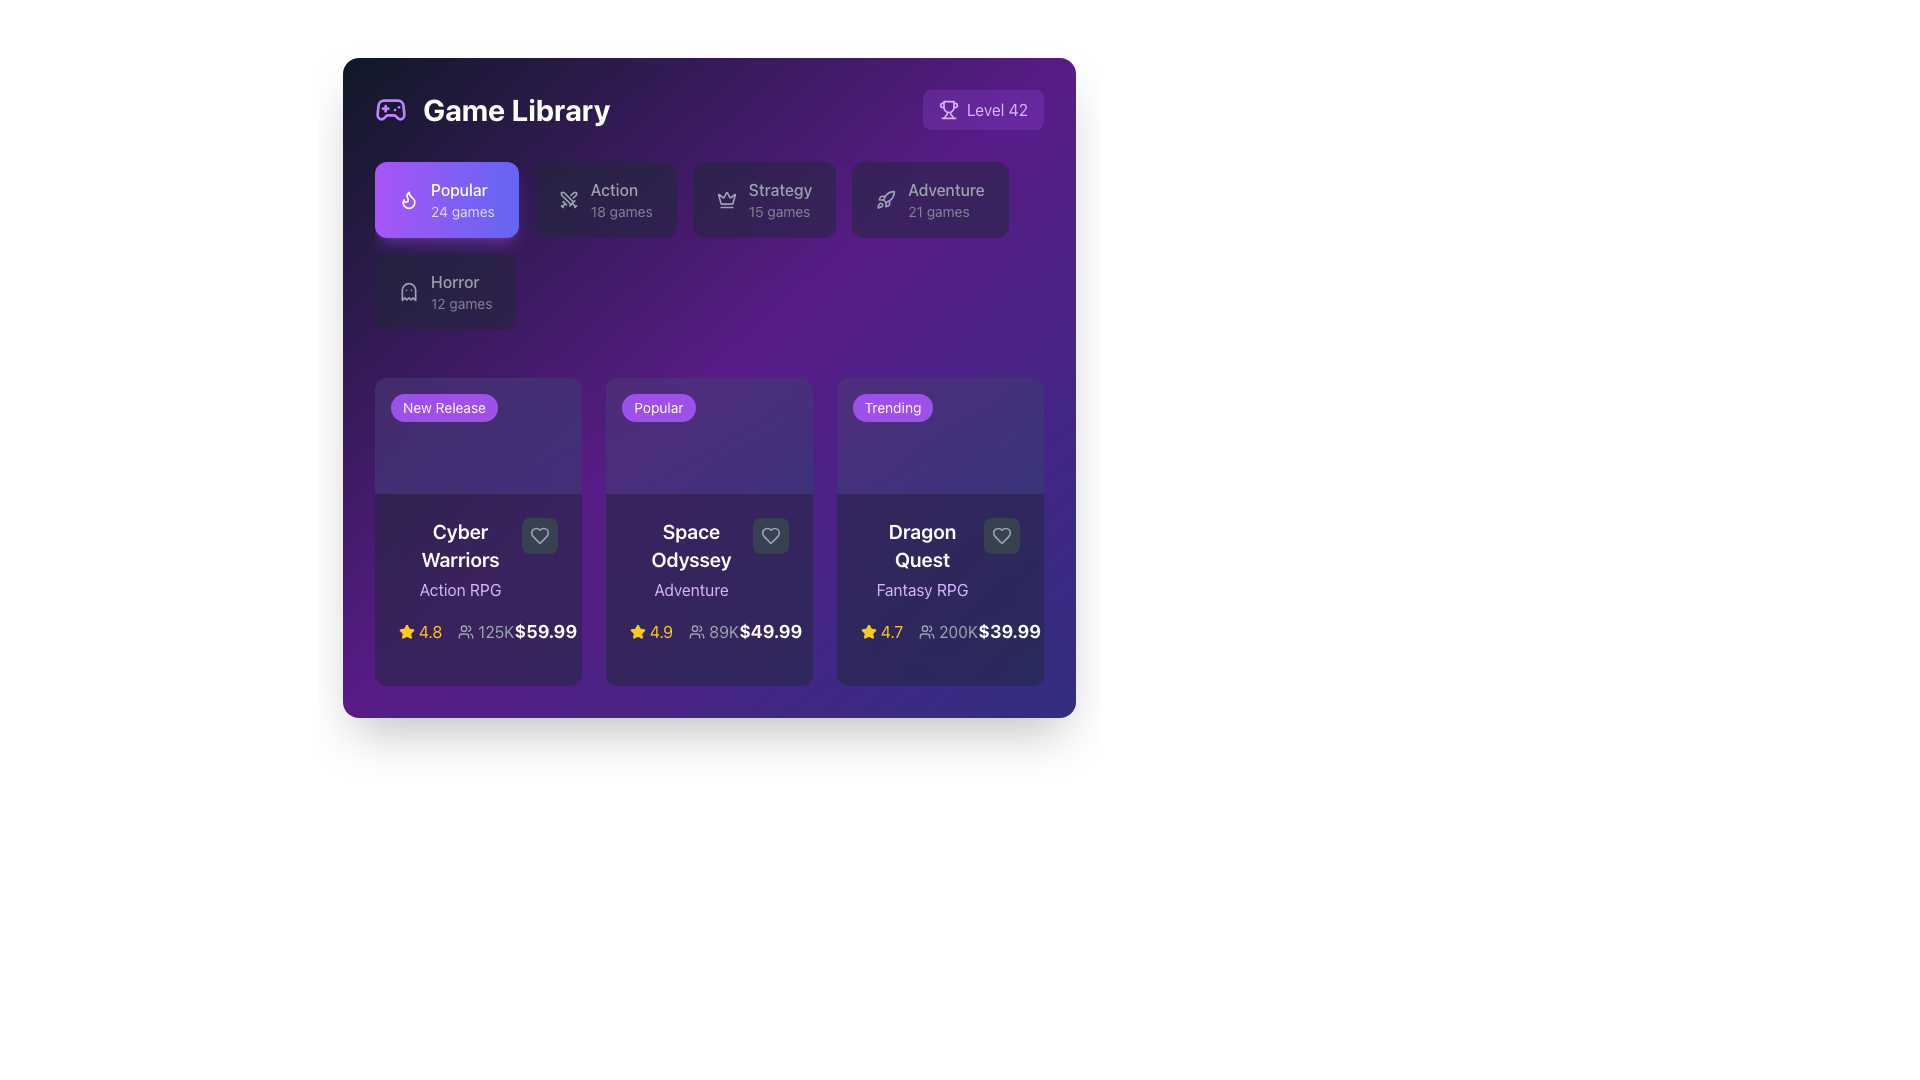 The height and width of the screenshot is (1080, 1920). I want to click on text label indicating the user count for the 'Dragon Quest' game, which is positioned below the rating score and next to the user icon within the game card, so click(957, 632).